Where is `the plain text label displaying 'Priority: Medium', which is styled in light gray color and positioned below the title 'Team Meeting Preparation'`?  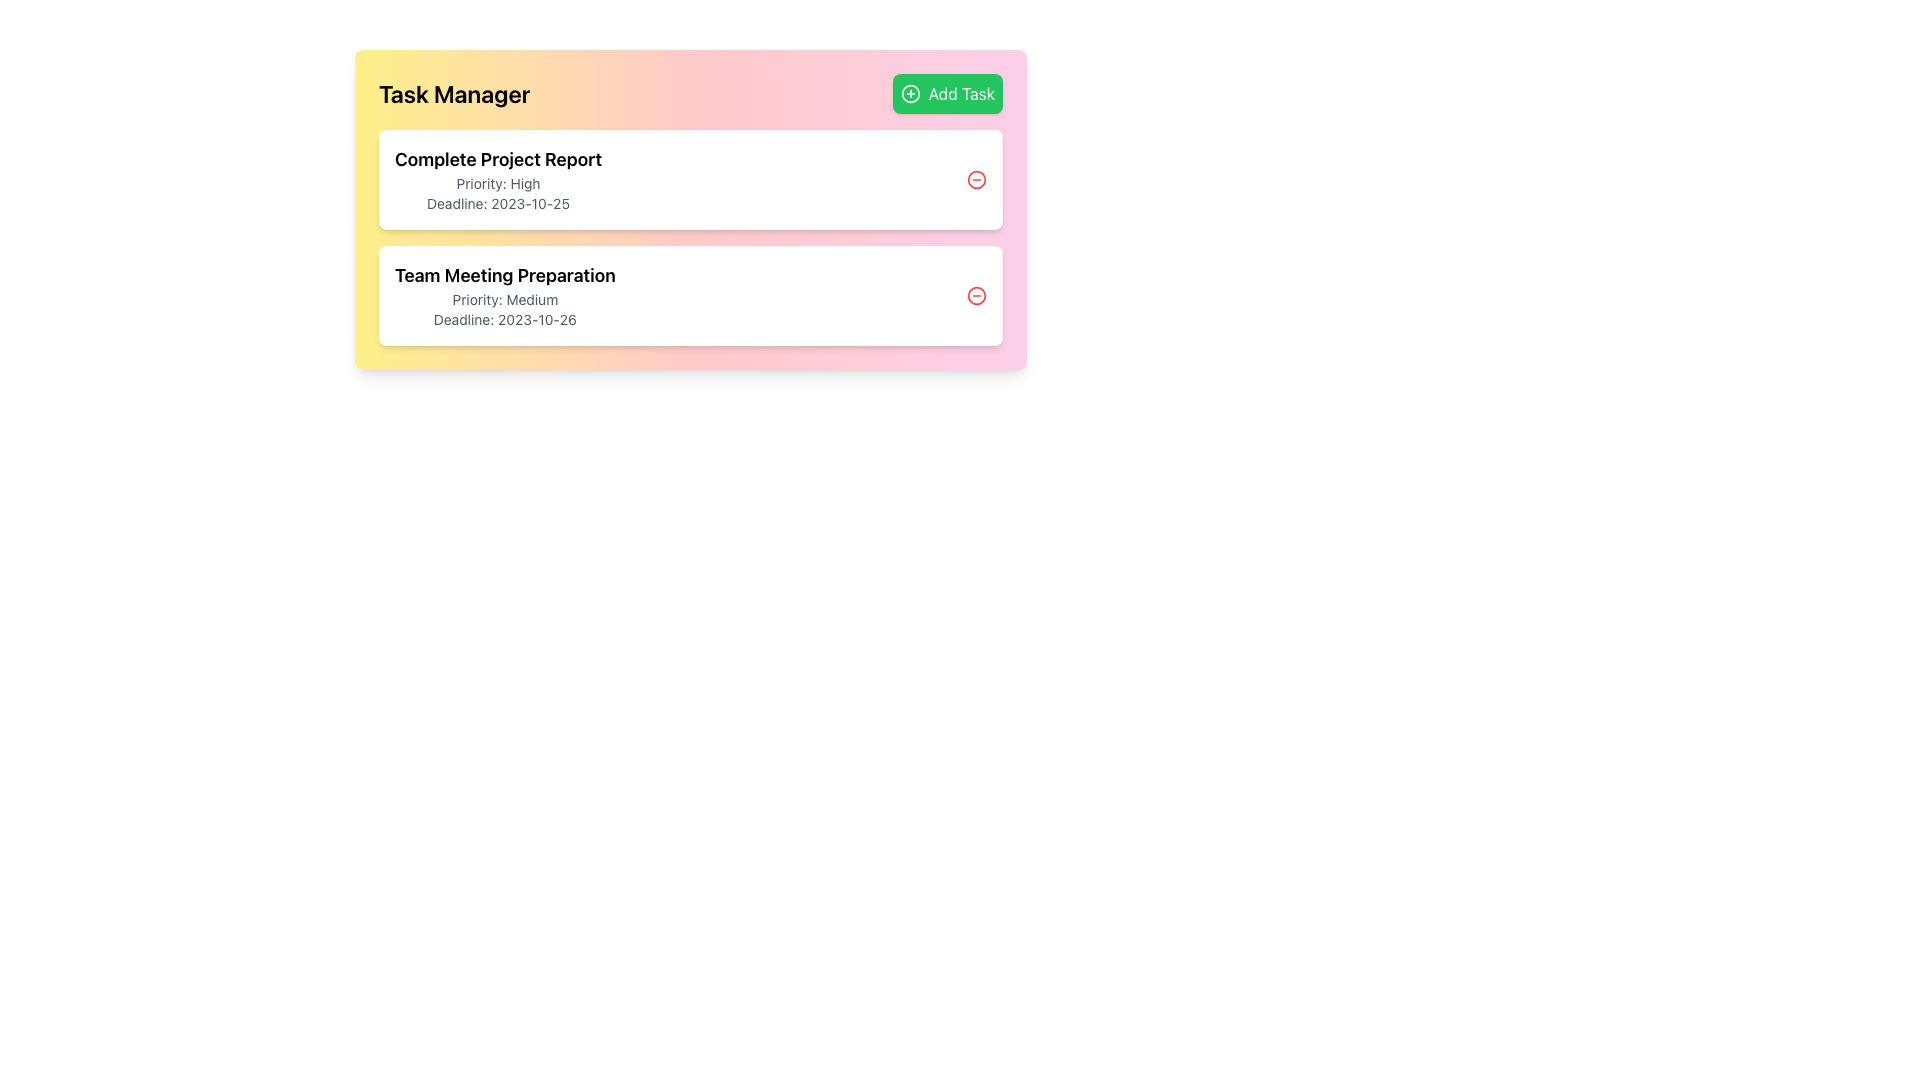 the plain text label displaying 'Priority: Medium', which is styled in light gray color and positioned below the title 'Team Meeting Preparation' is located at coordinates (505, 300).